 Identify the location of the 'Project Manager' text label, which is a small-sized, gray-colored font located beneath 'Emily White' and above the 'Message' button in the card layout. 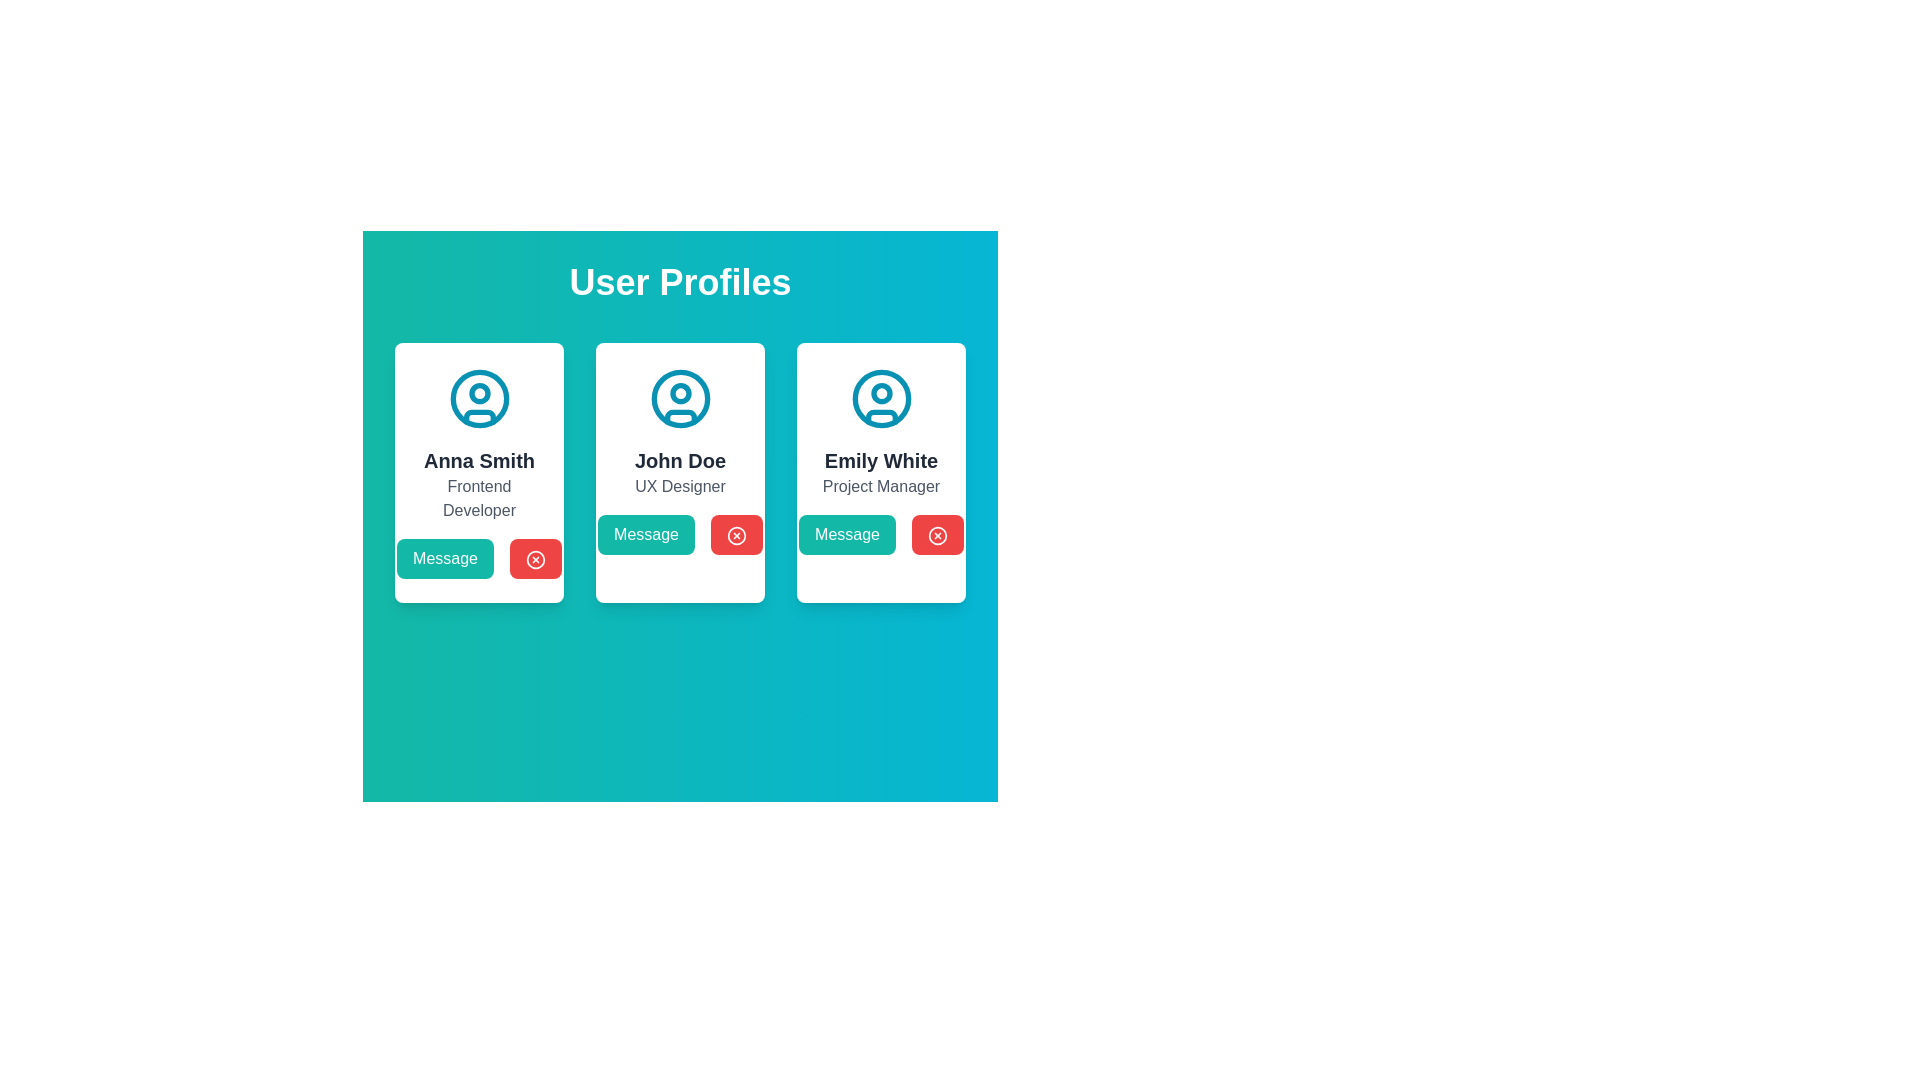
(880, 486).